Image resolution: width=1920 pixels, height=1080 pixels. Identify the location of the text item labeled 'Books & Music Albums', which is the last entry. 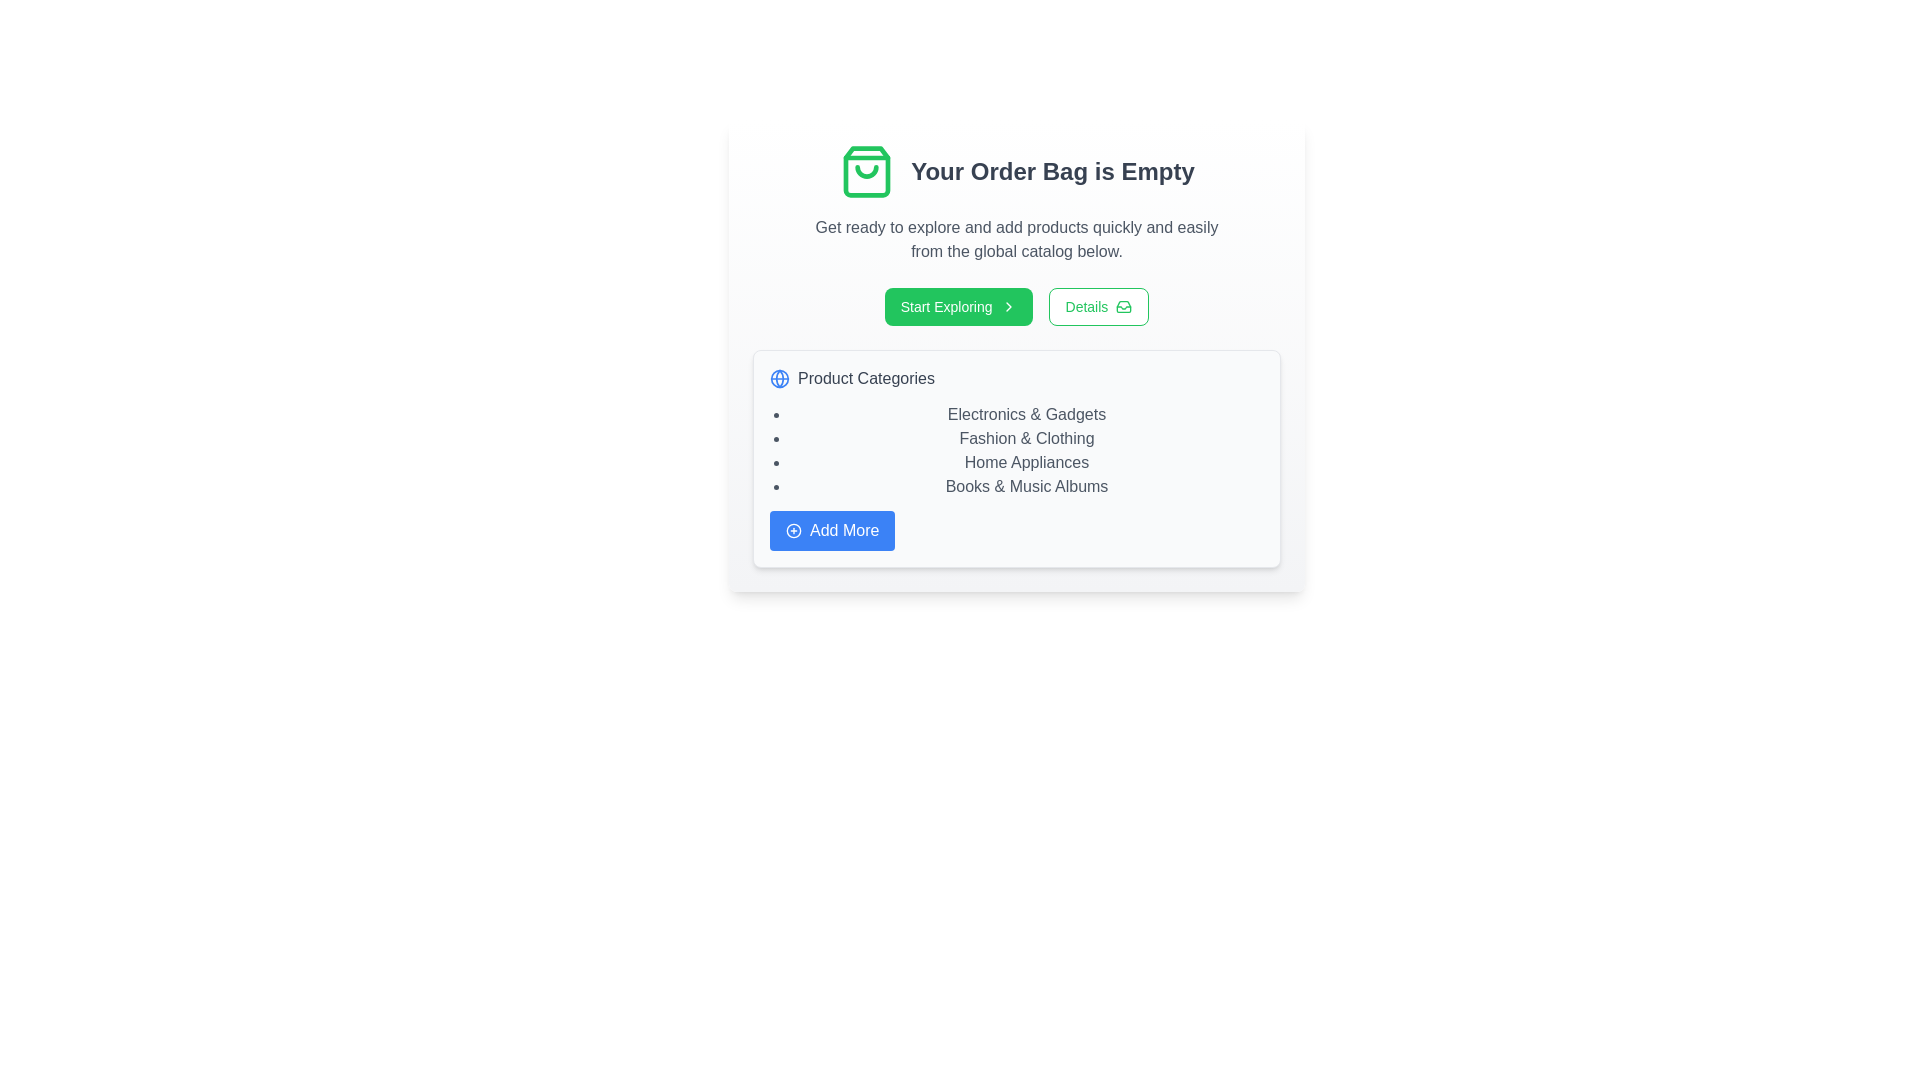
(1027, 486).